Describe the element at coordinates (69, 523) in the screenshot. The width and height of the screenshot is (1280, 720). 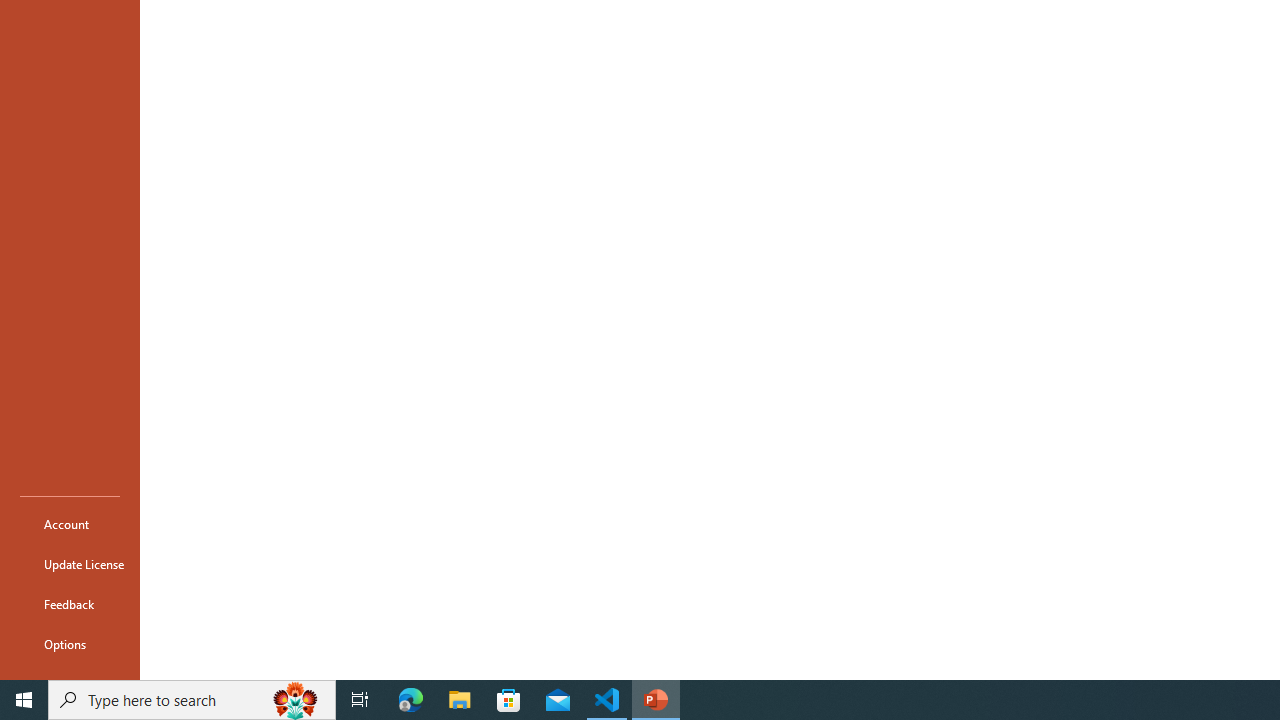
I see `'Account'` at that location.